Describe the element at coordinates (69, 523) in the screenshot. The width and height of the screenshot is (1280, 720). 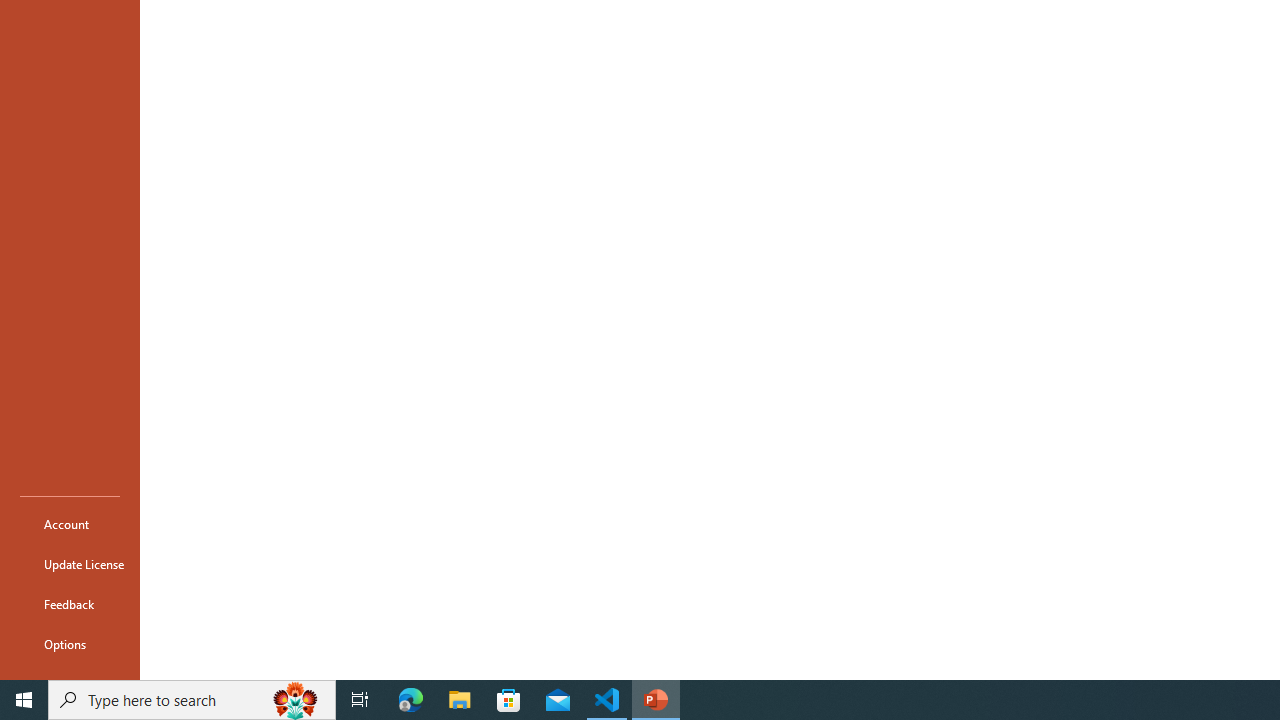
I see `'Account'` at that location.